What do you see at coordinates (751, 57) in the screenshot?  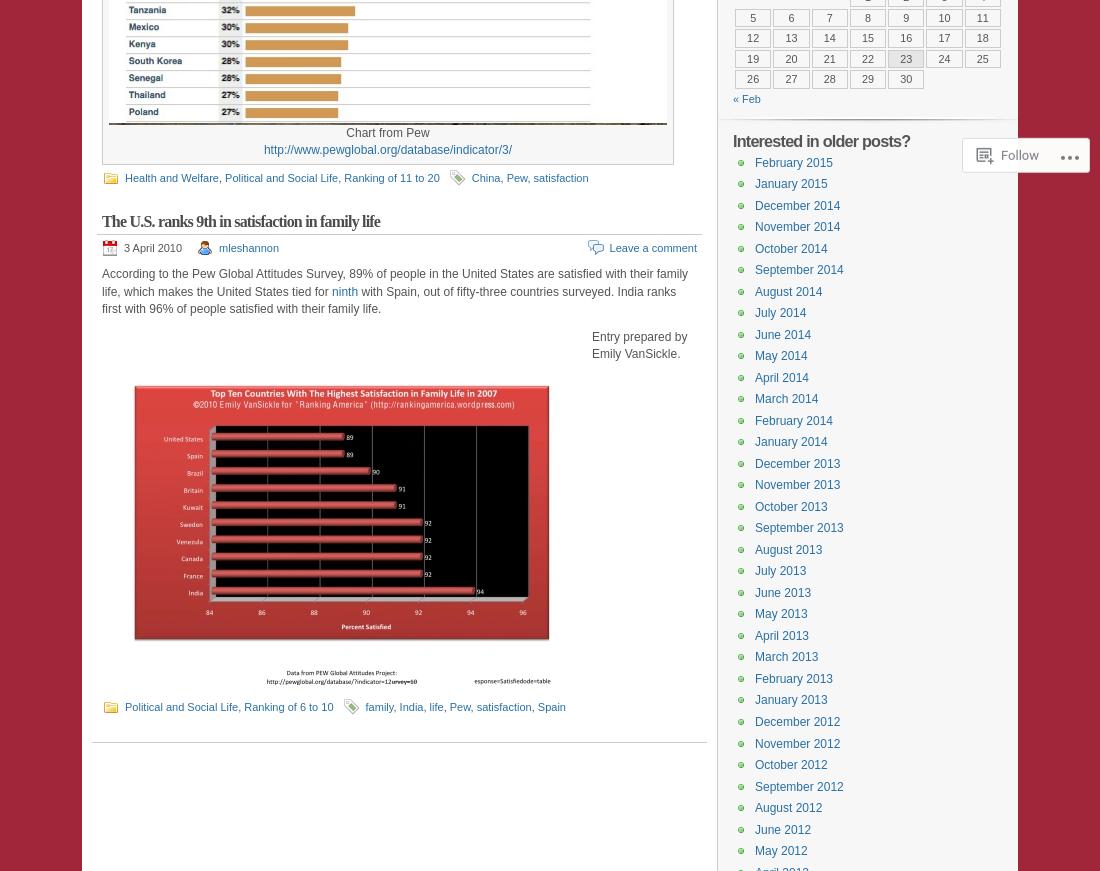 I see `'19'` at bounding box center [751, 57].